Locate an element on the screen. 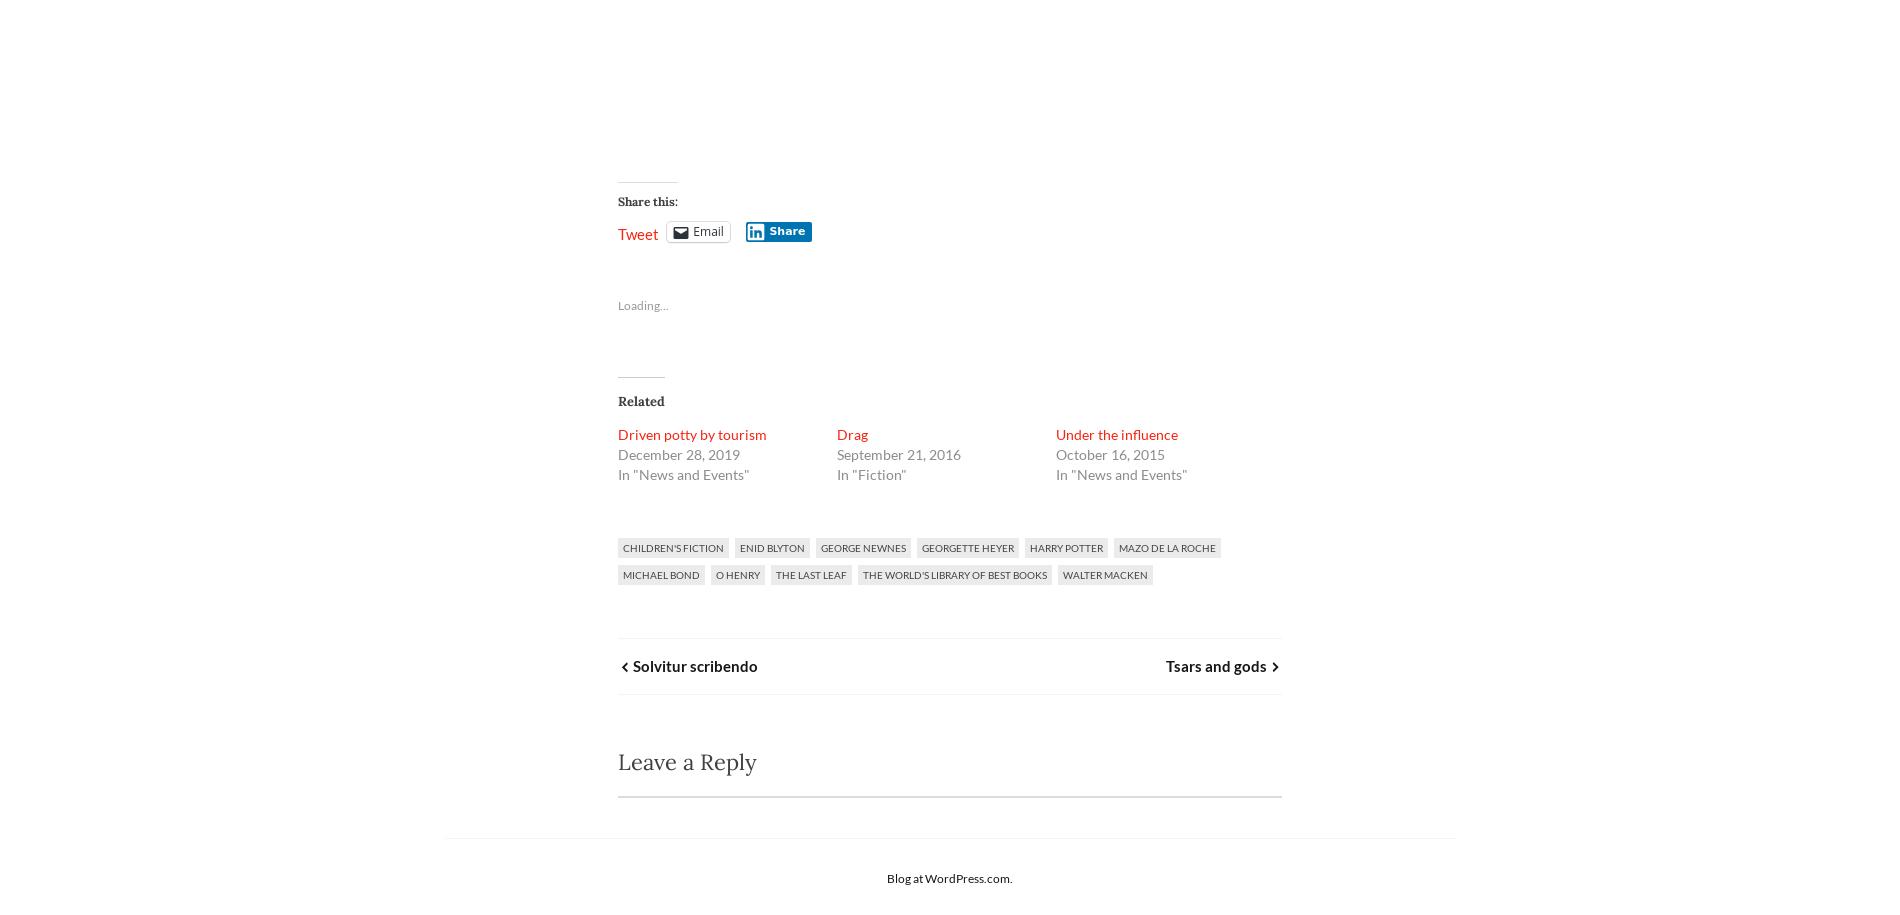  'Loading...' is located at coordinates (643, 303).